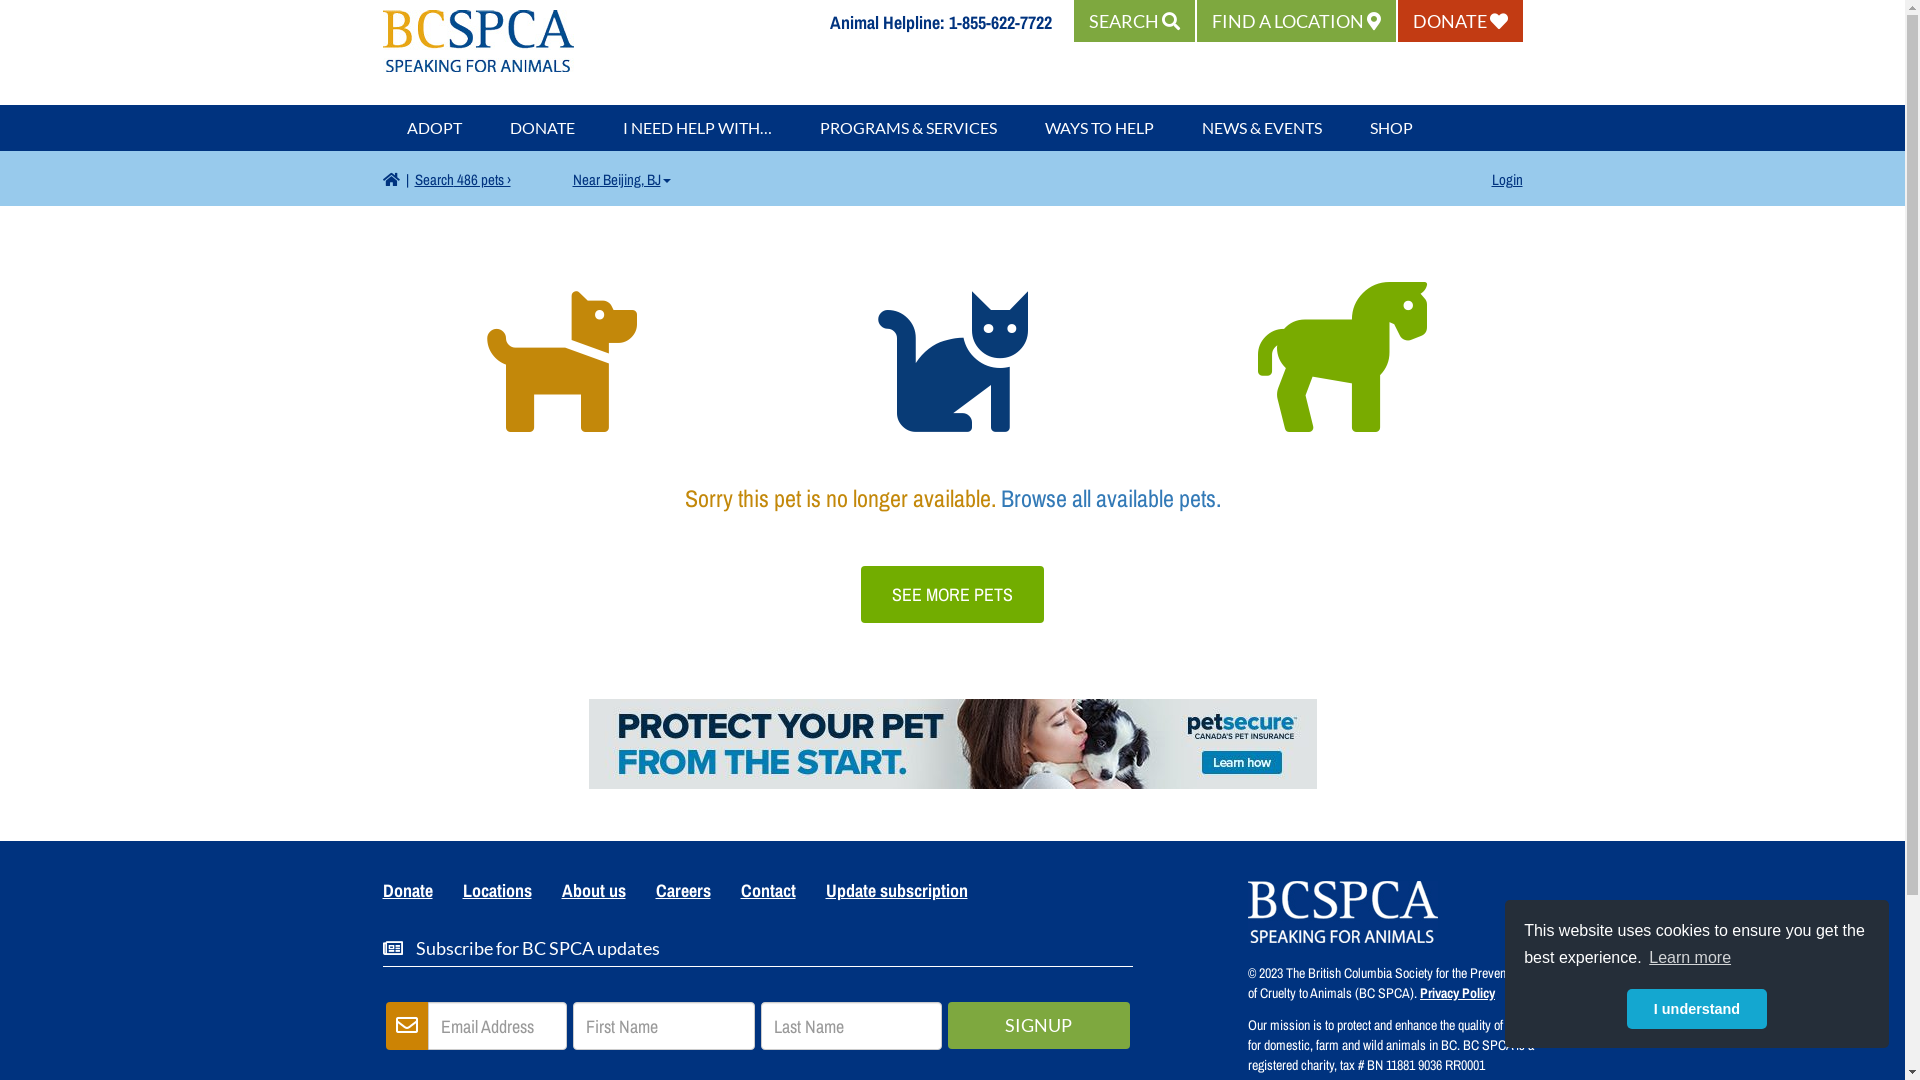 Image resolution: width=1920 pixels, height=1080 pixels. What do you see at coordinates (1457, 992) in the screenshot?
I see `'Privacy Policy'` at bounding box center [1457, 992].